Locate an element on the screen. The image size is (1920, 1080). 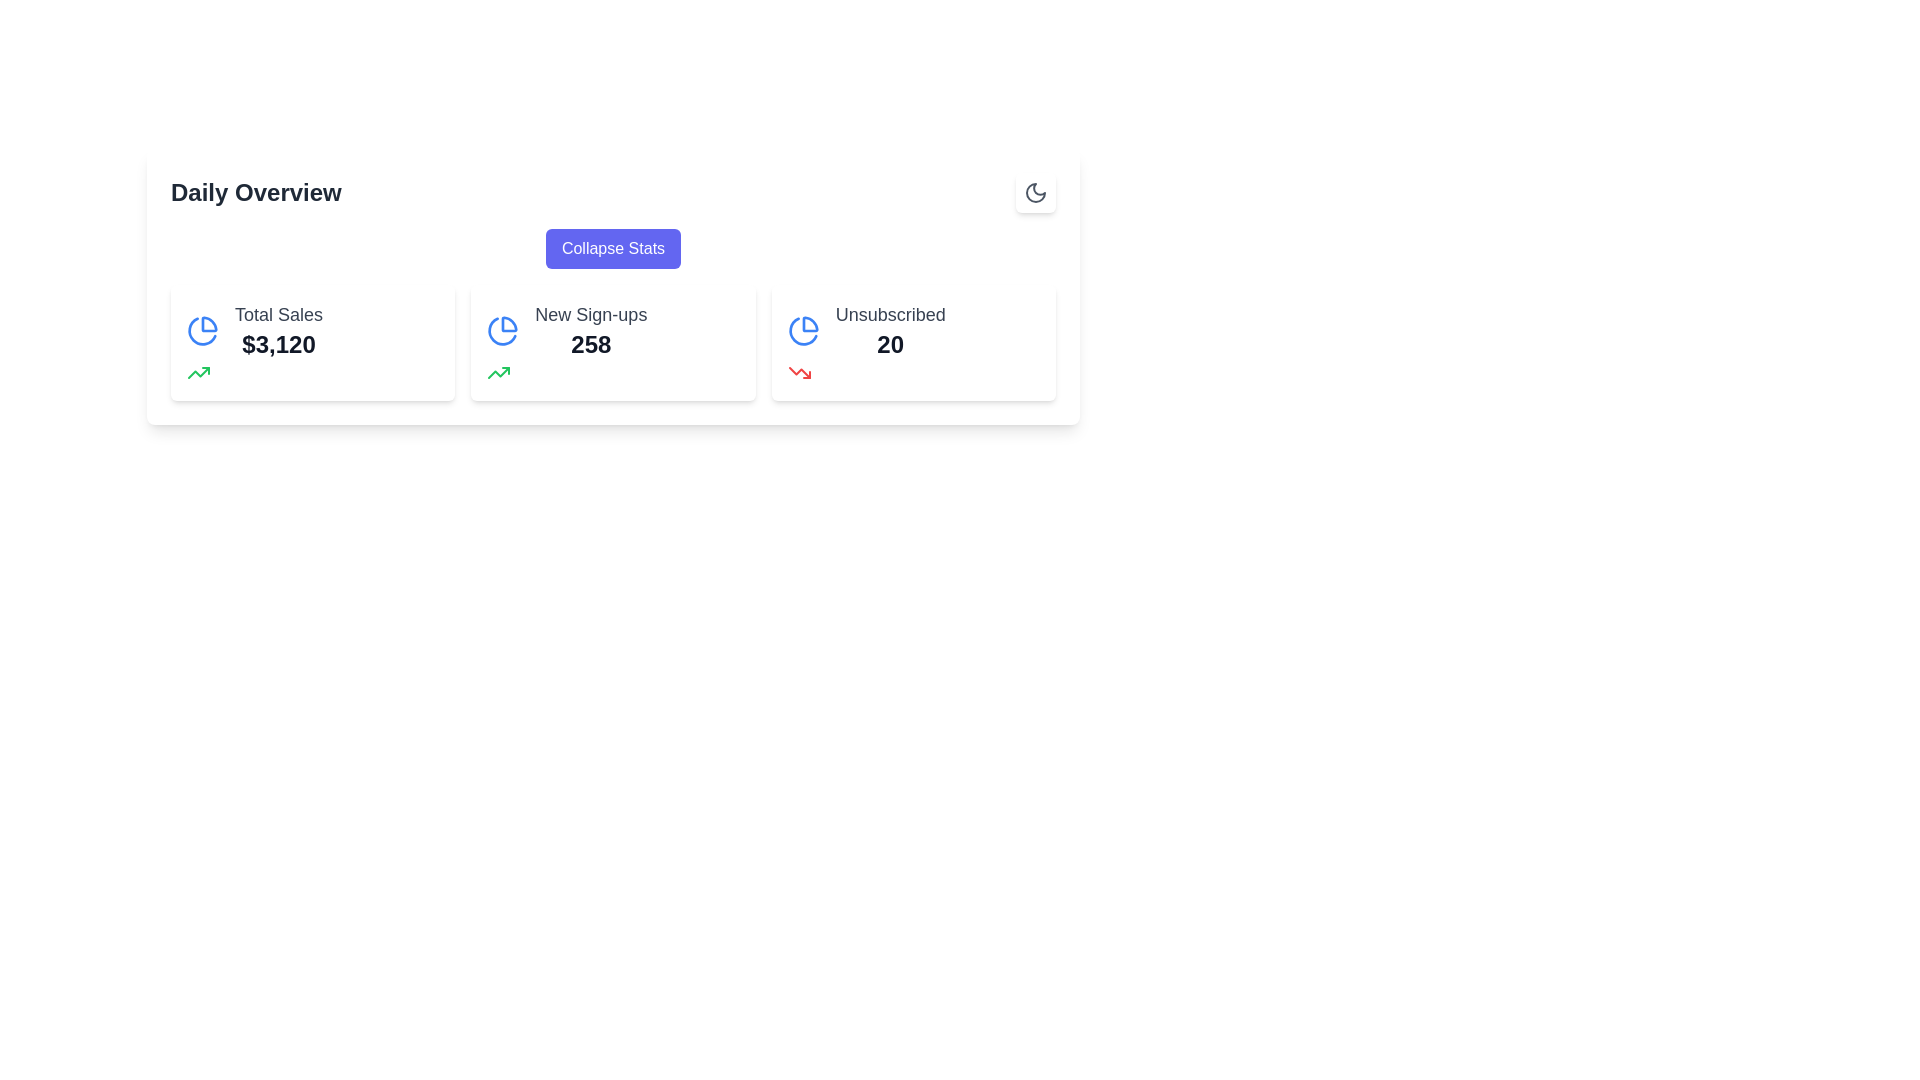
the button that toggles the visibility of the statistics cards labeled 'Total Sales', 'New Sign-ups', and 'Unsubscribed' is located at coordinates (612, 248).